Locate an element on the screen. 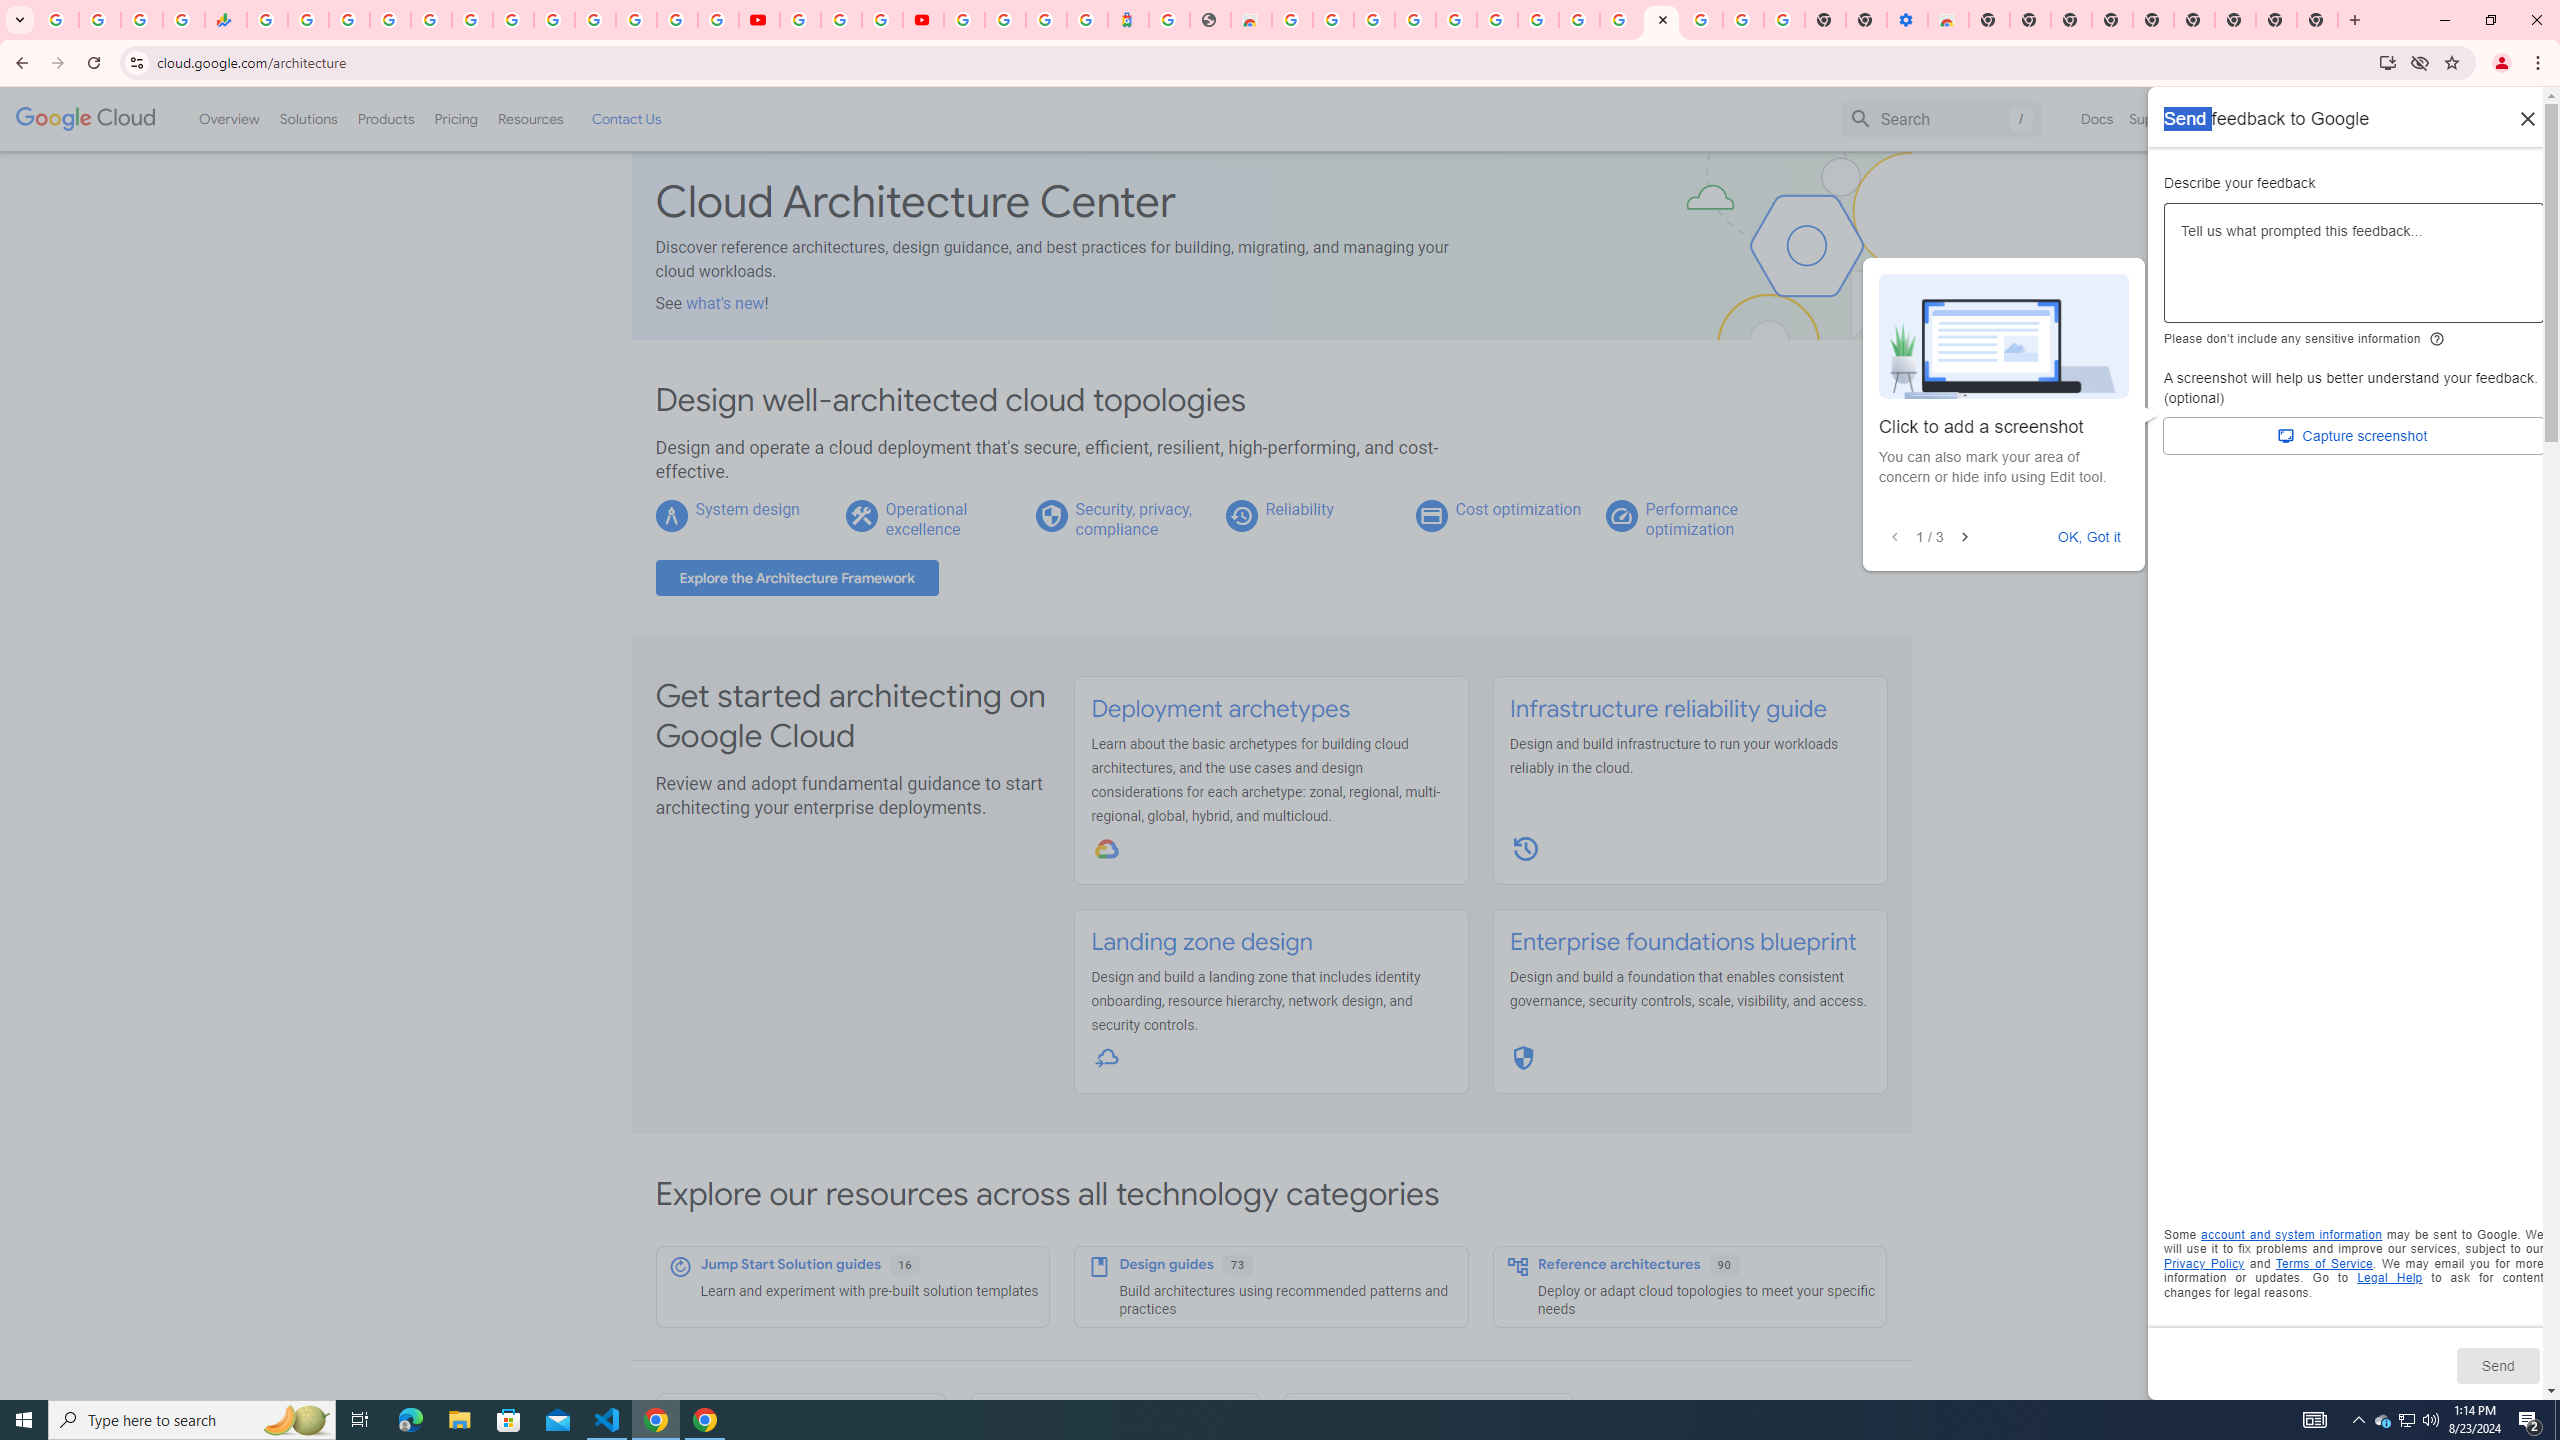  'Infrastructure reliability guide' is located at coordinates (1667, 708).